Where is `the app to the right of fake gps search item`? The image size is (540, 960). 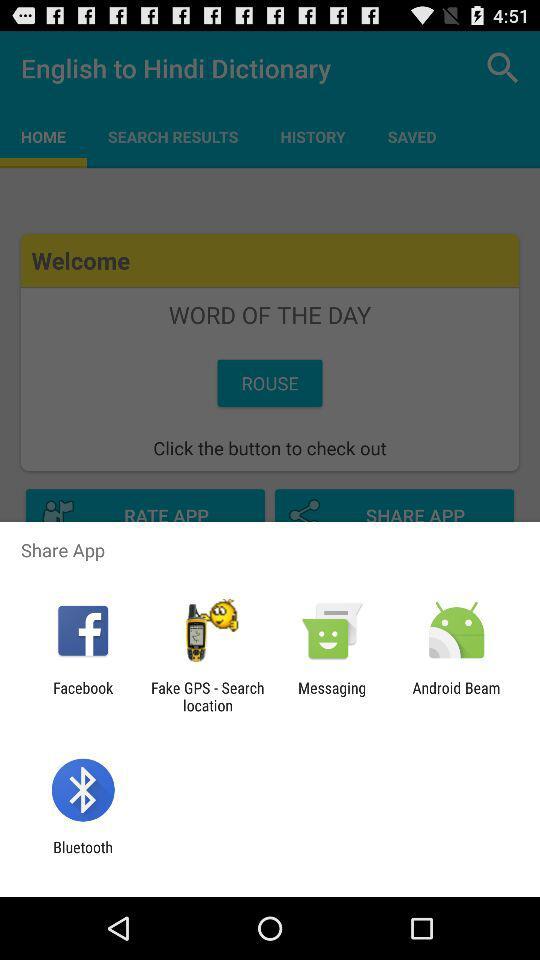
the app to the right of fake gps search item is located at coordinates (332, 696).